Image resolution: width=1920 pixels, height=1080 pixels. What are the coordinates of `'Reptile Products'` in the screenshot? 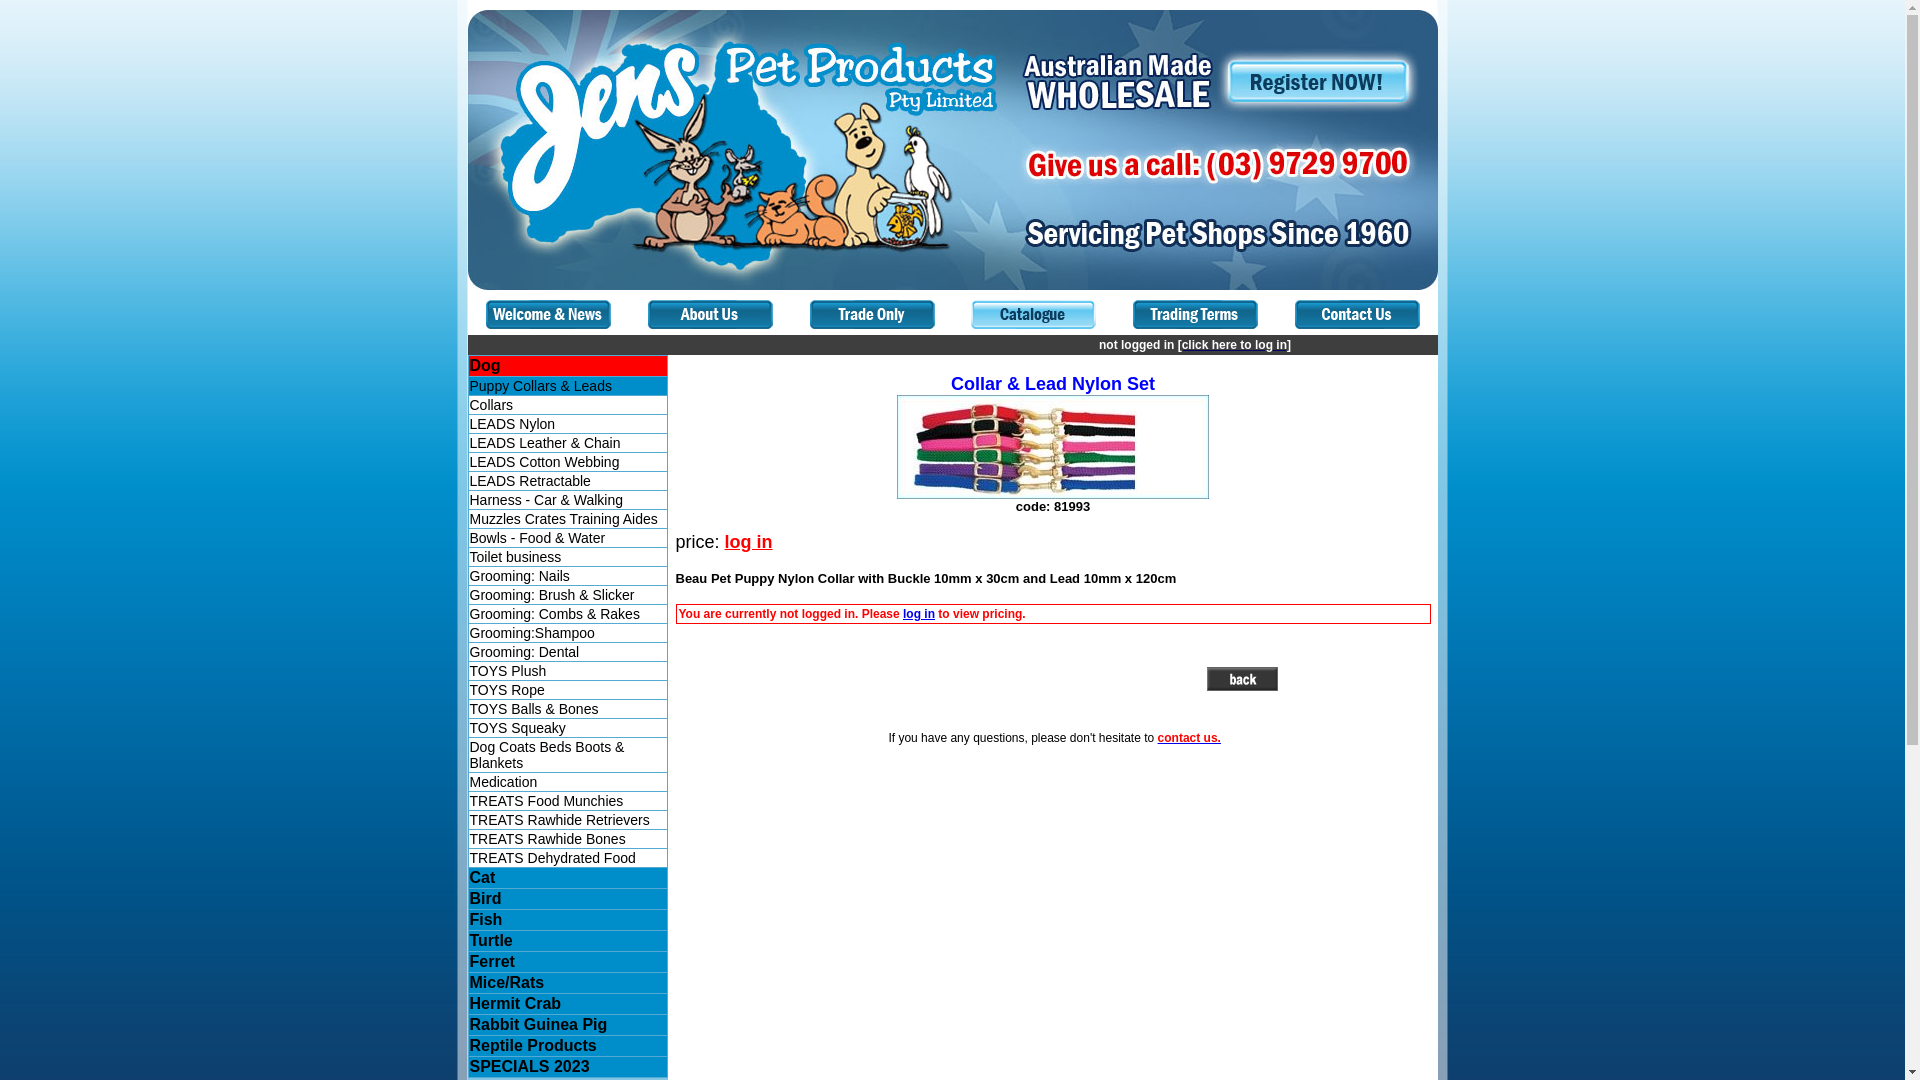 It's located at (565, 1044).